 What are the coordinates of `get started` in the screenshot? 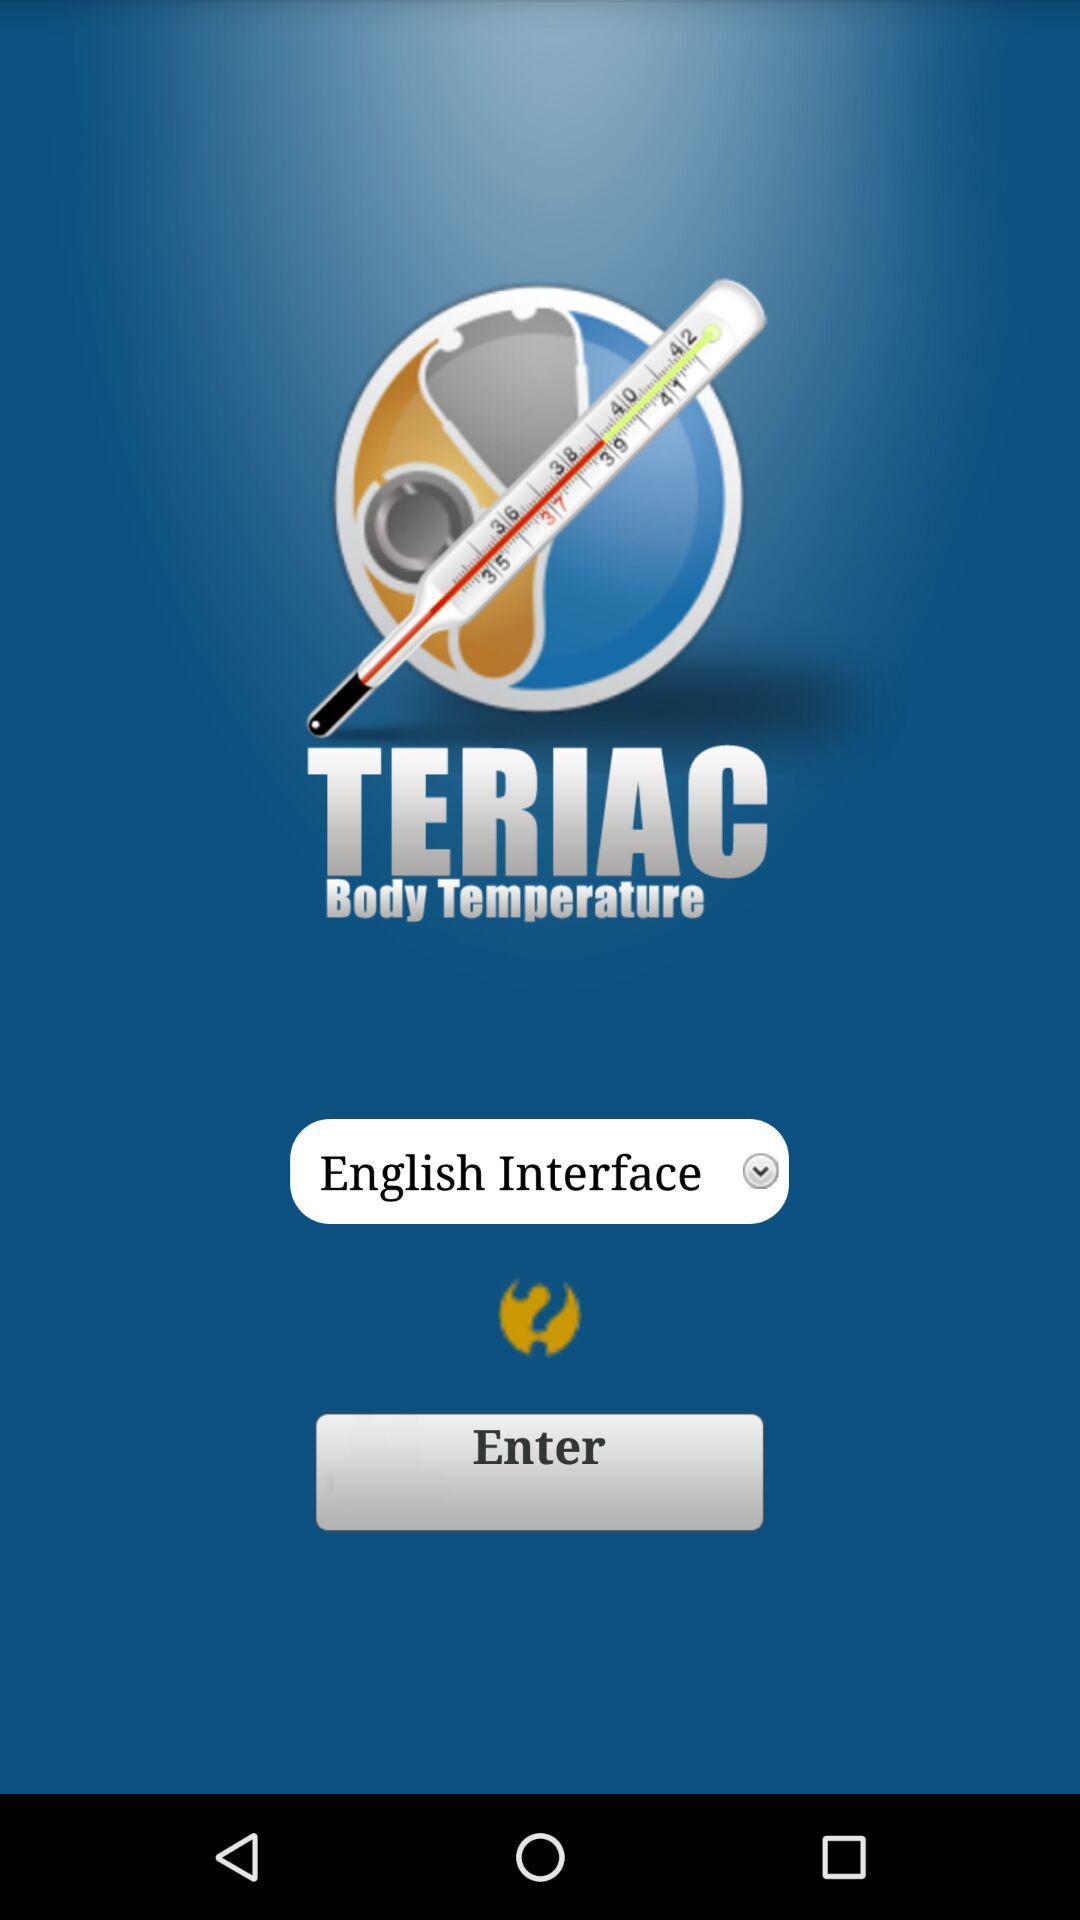 It's located at (538, 1472).